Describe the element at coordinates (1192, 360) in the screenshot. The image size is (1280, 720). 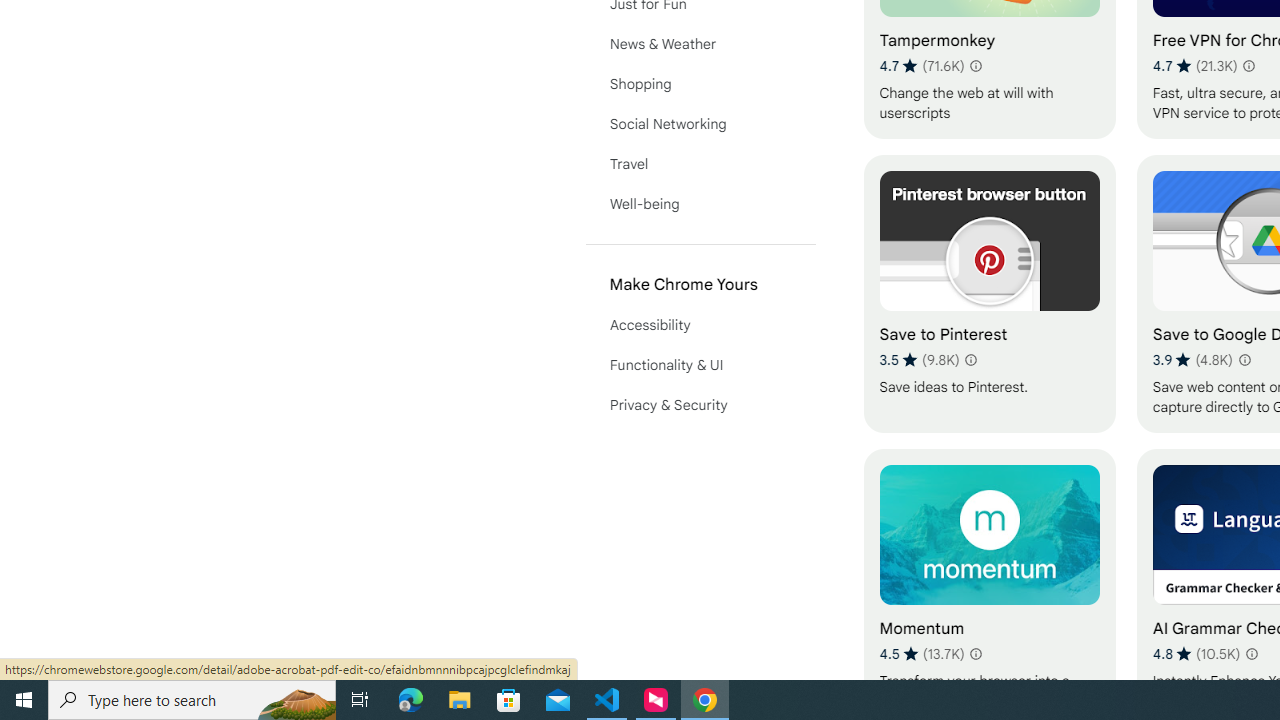
I see `'Average rating 3.9 out of 5 stars. 4.8K ratings.'` at that location.